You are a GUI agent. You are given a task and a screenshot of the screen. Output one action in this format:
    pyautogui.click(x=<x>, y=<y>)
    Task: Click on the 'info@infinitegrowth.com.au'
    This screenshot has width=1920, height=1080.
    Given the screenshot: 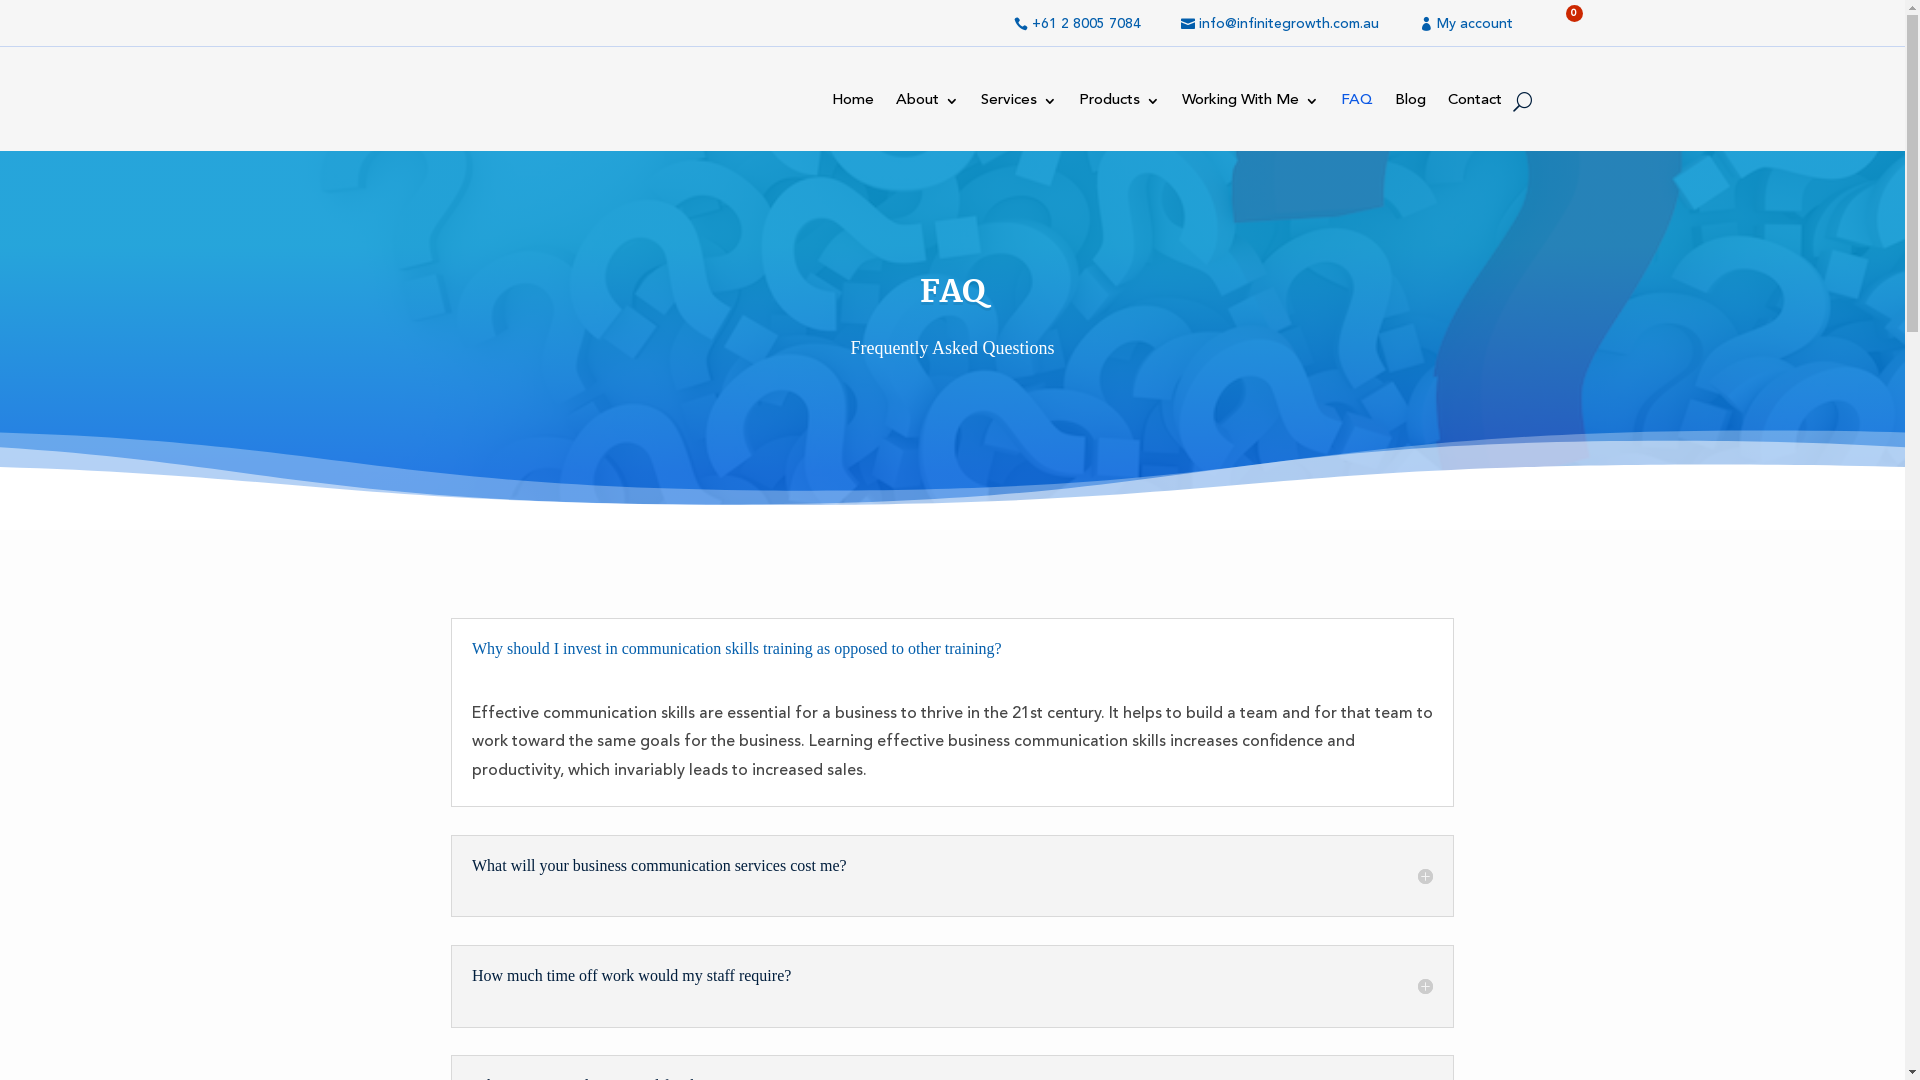 What is the action you would take?
    pyautogui.click(x=1171, y=24)
    